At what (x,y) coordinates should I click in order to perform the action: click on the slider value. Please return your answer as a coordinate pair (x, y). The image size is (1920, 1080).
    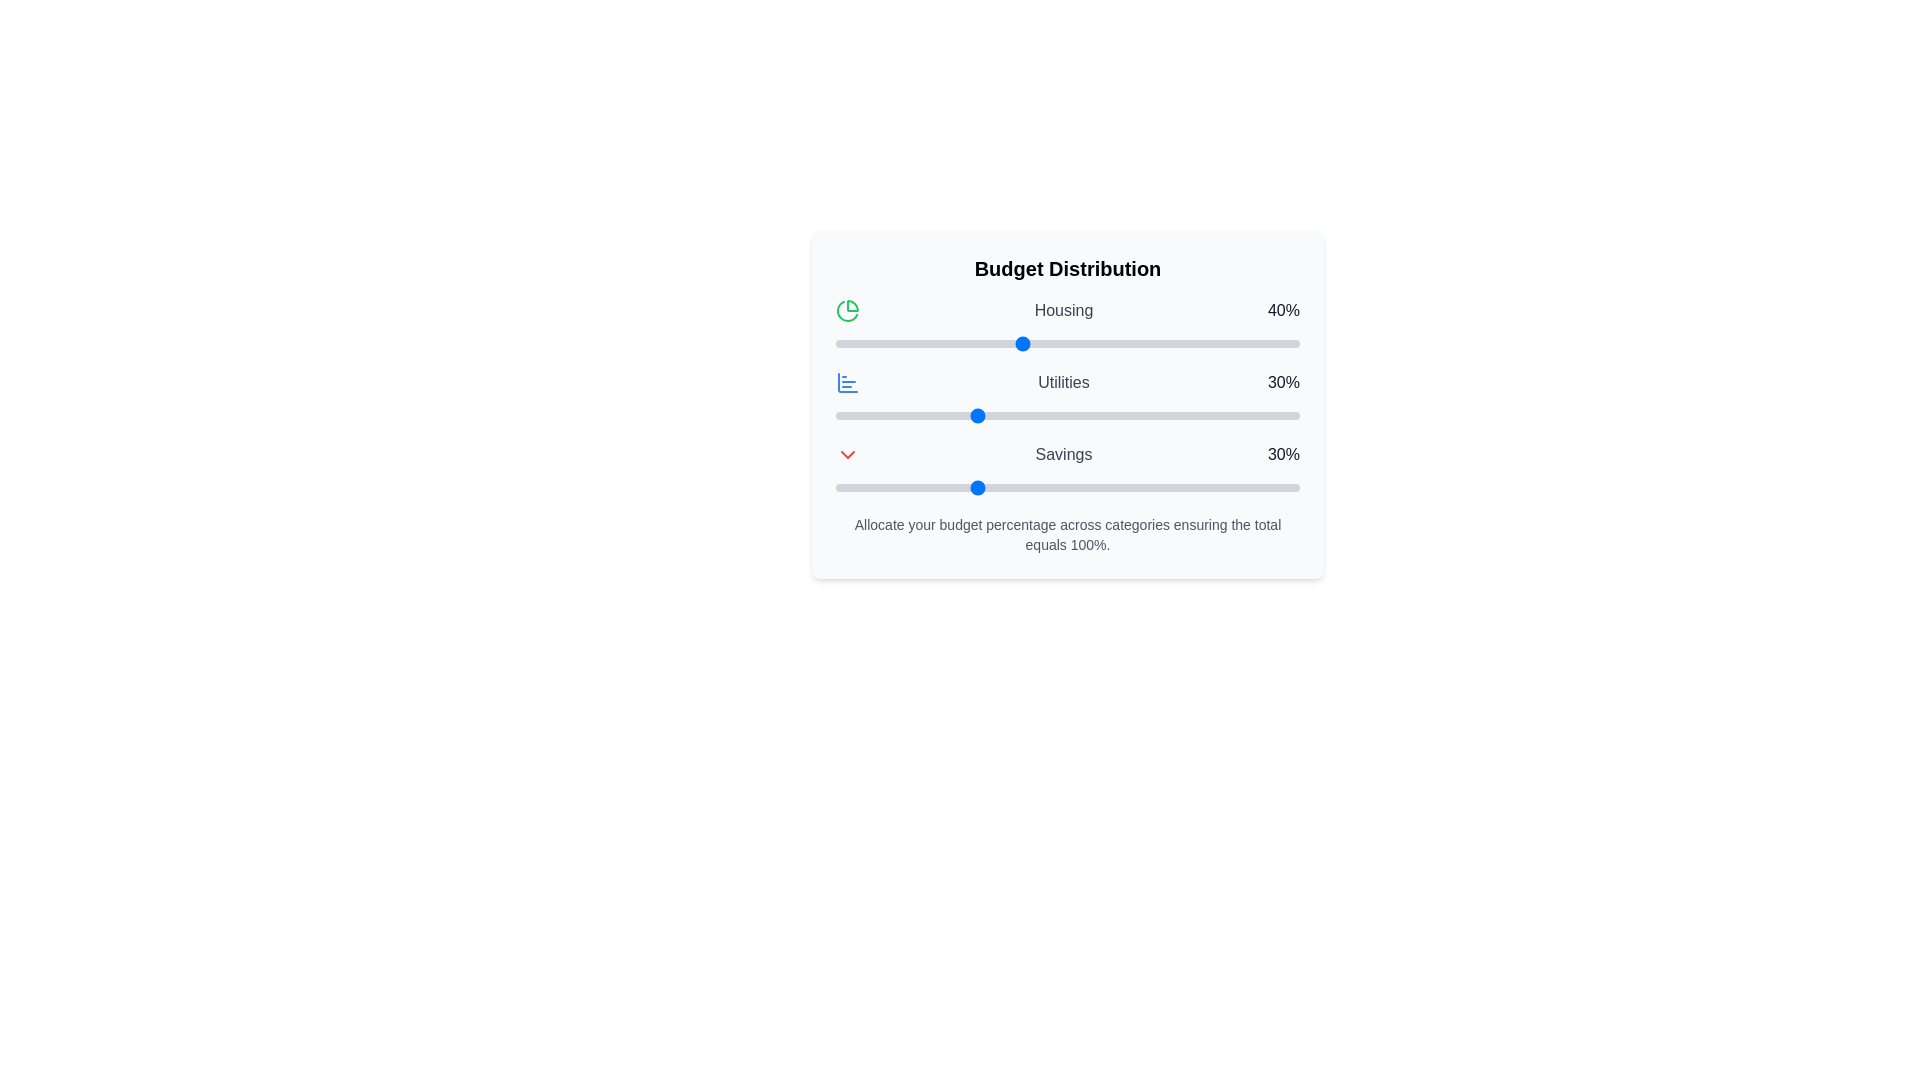
    Looking at the image, I should click on (1094, 415).